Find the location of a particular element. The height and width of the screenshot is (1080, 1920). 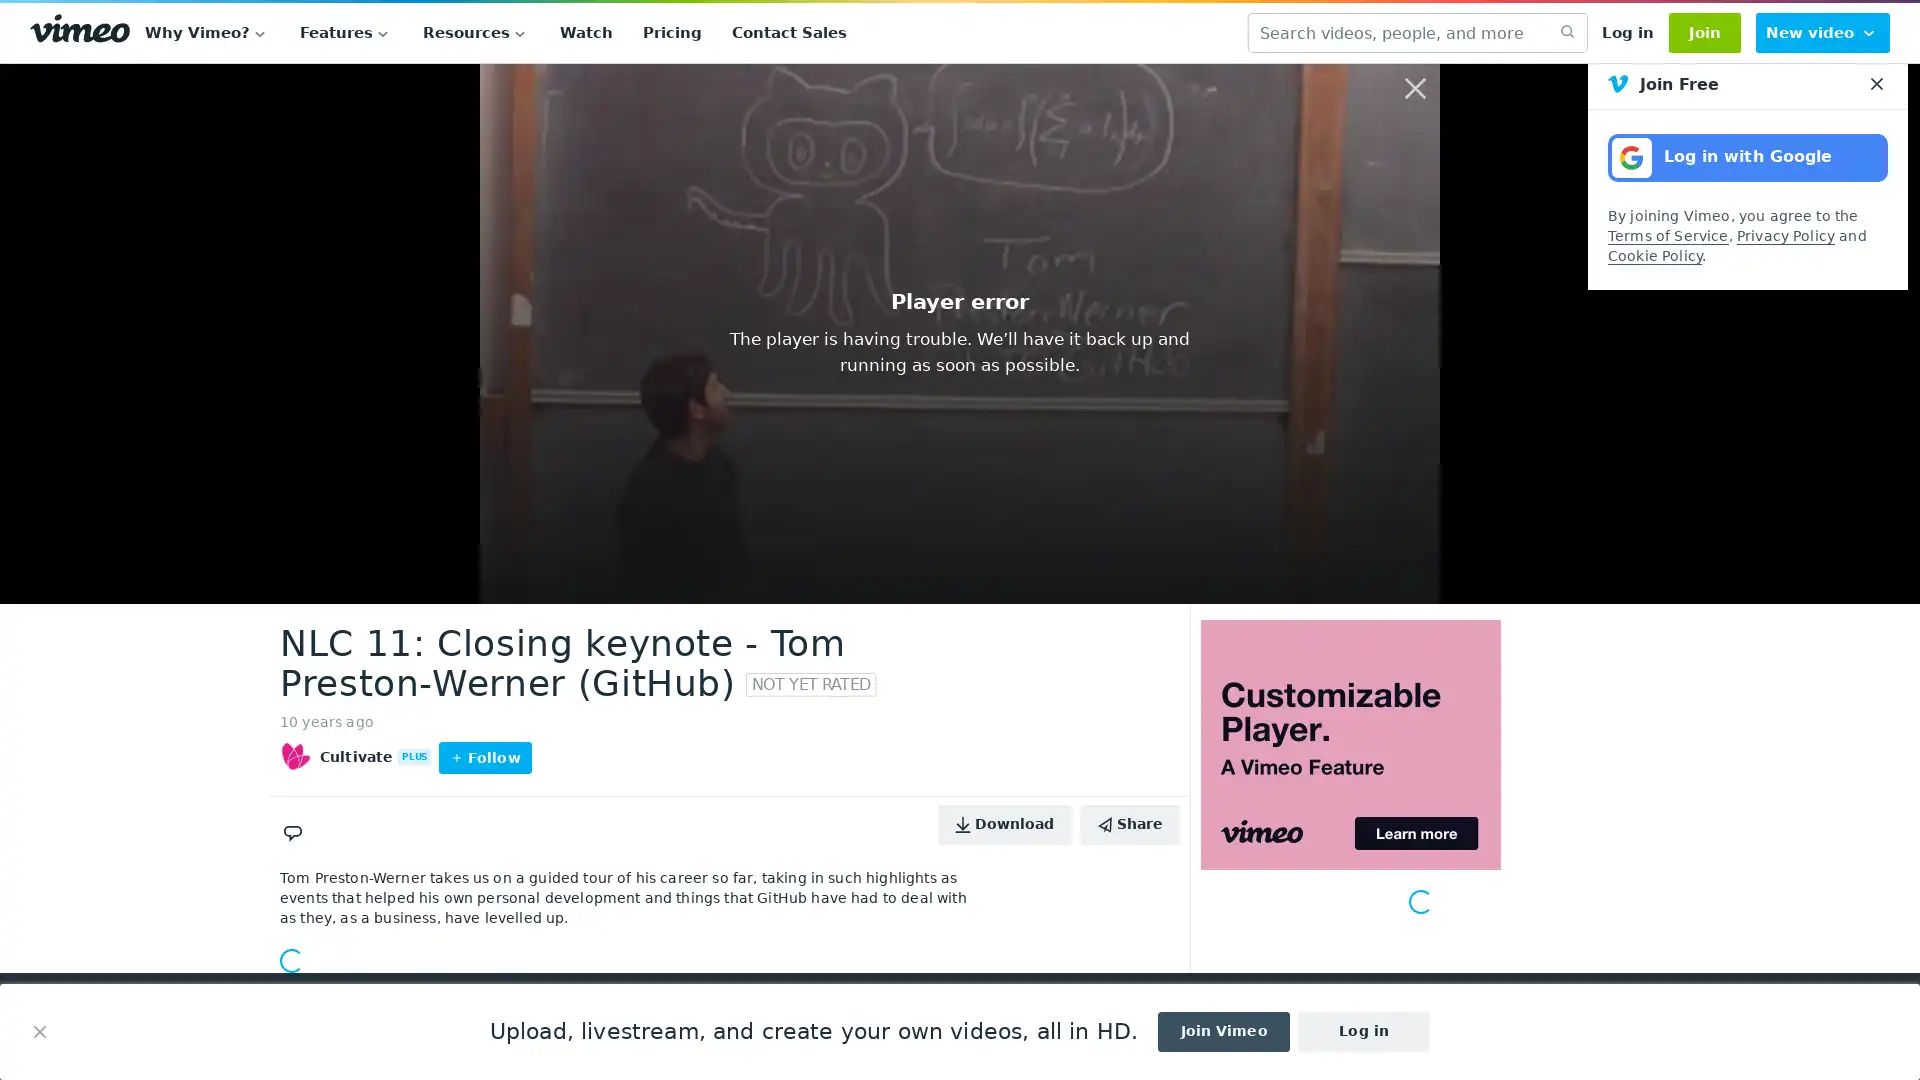

Resources is located at coordinates (475, 33).